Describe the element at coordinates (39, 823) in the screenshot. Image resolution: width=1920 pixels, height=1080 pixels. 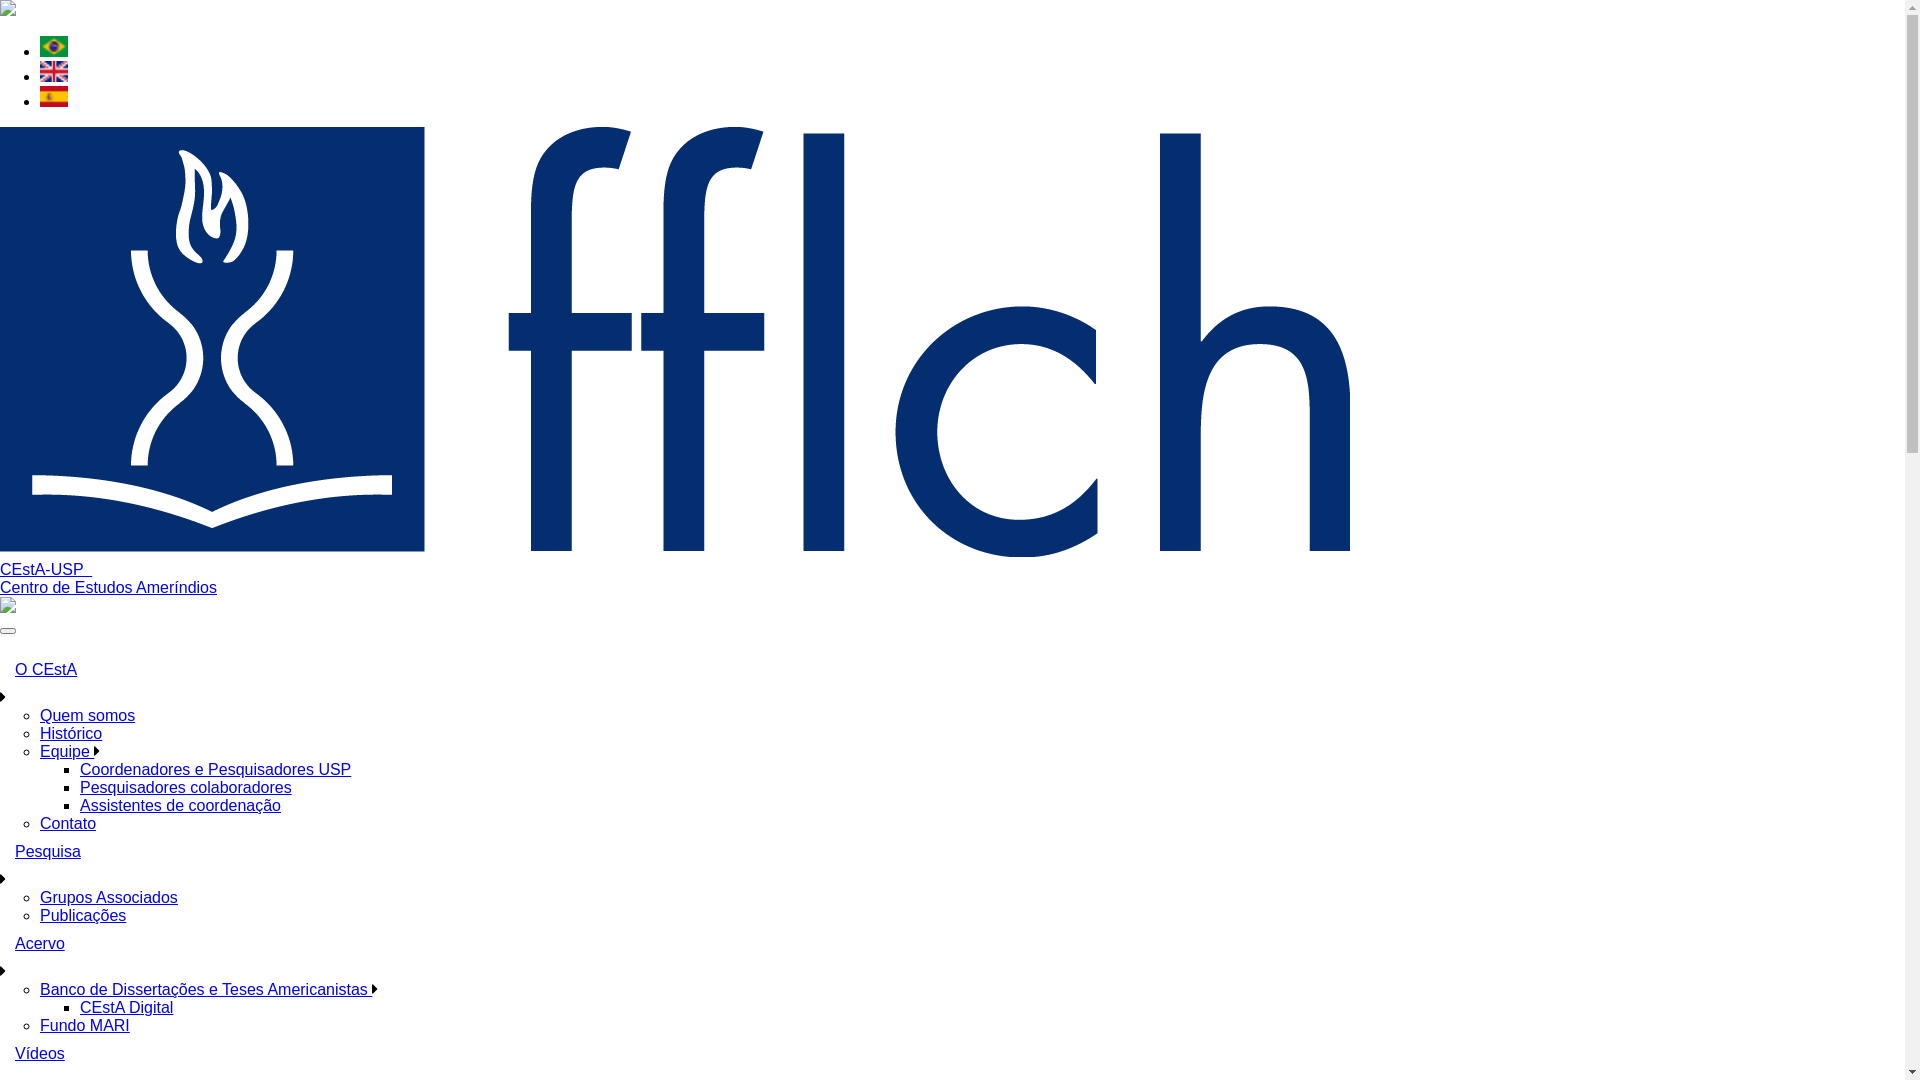
I see `'Contato'` at that location.